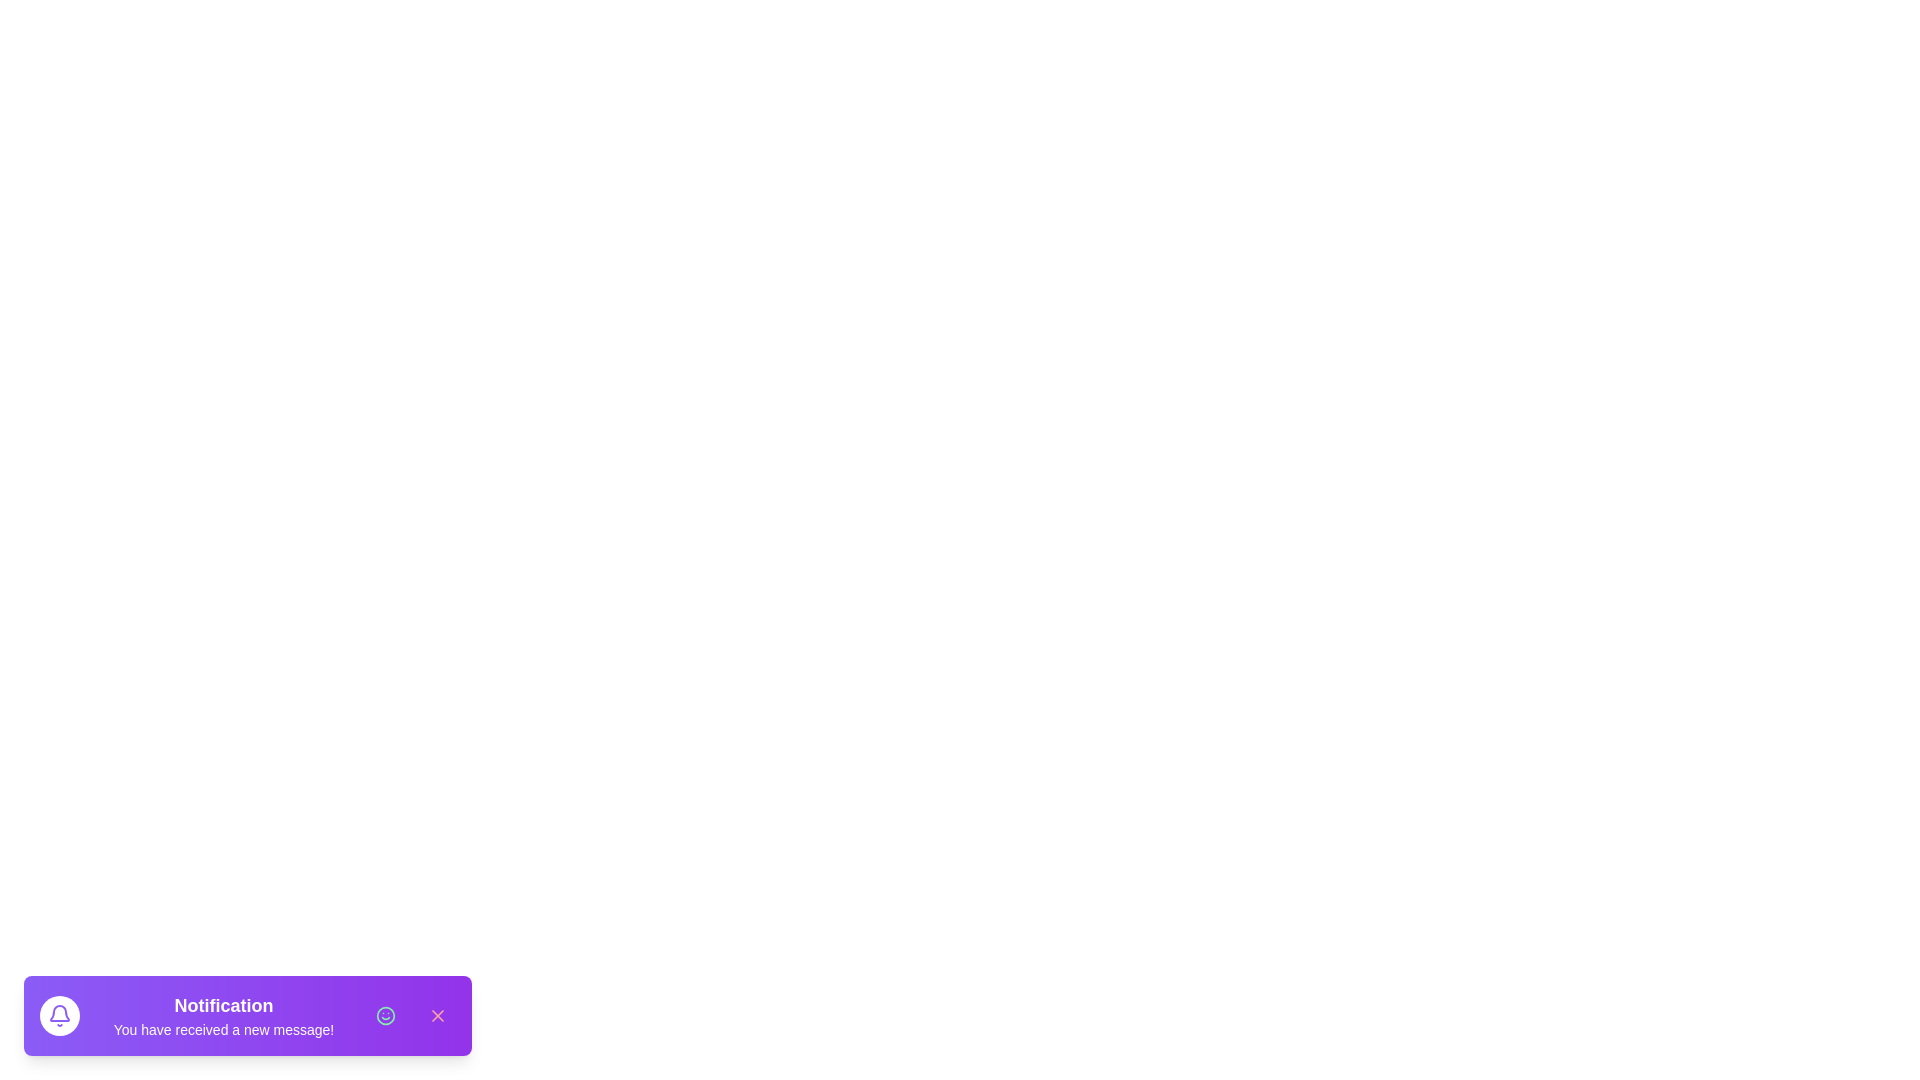 The image size is (1920, 1080). Describe the element at coordinates (436, 1015) in the screenshot. I see `the 'X' button to close the notification` at that location.